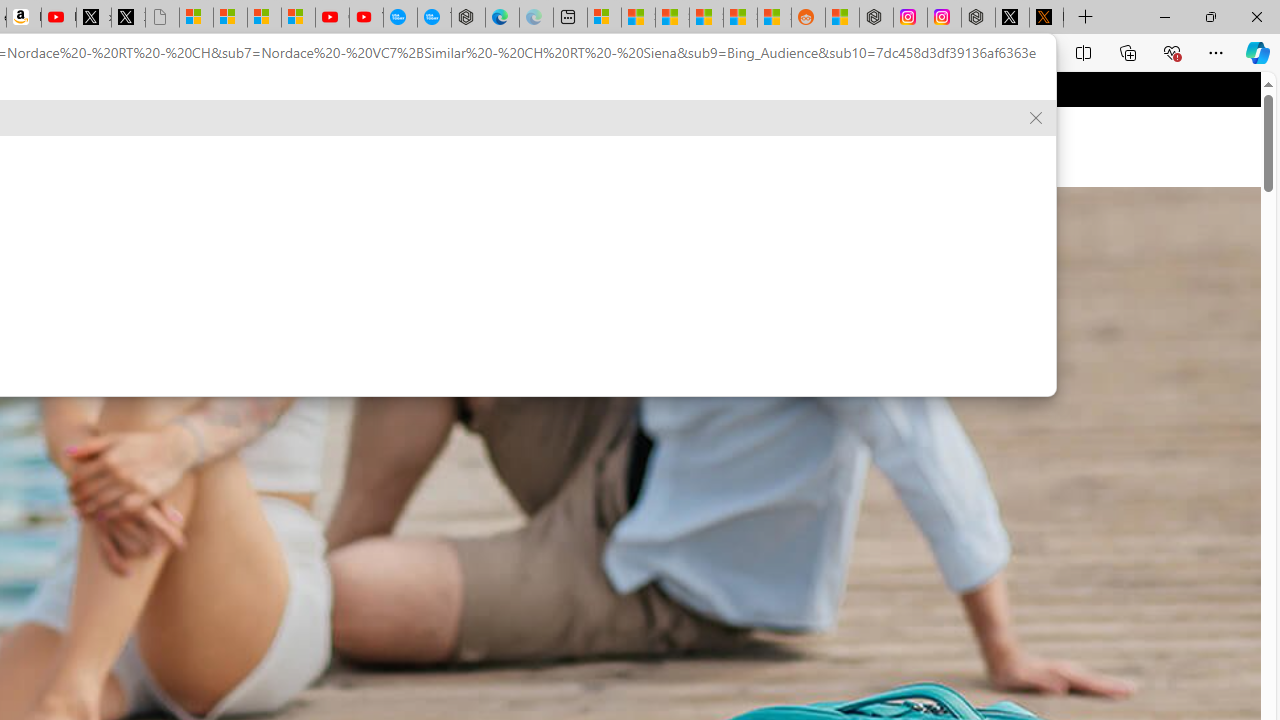 The width and height of the screenshot is (1280, 720). I want to click on 'Collections', so click(1128, 51).